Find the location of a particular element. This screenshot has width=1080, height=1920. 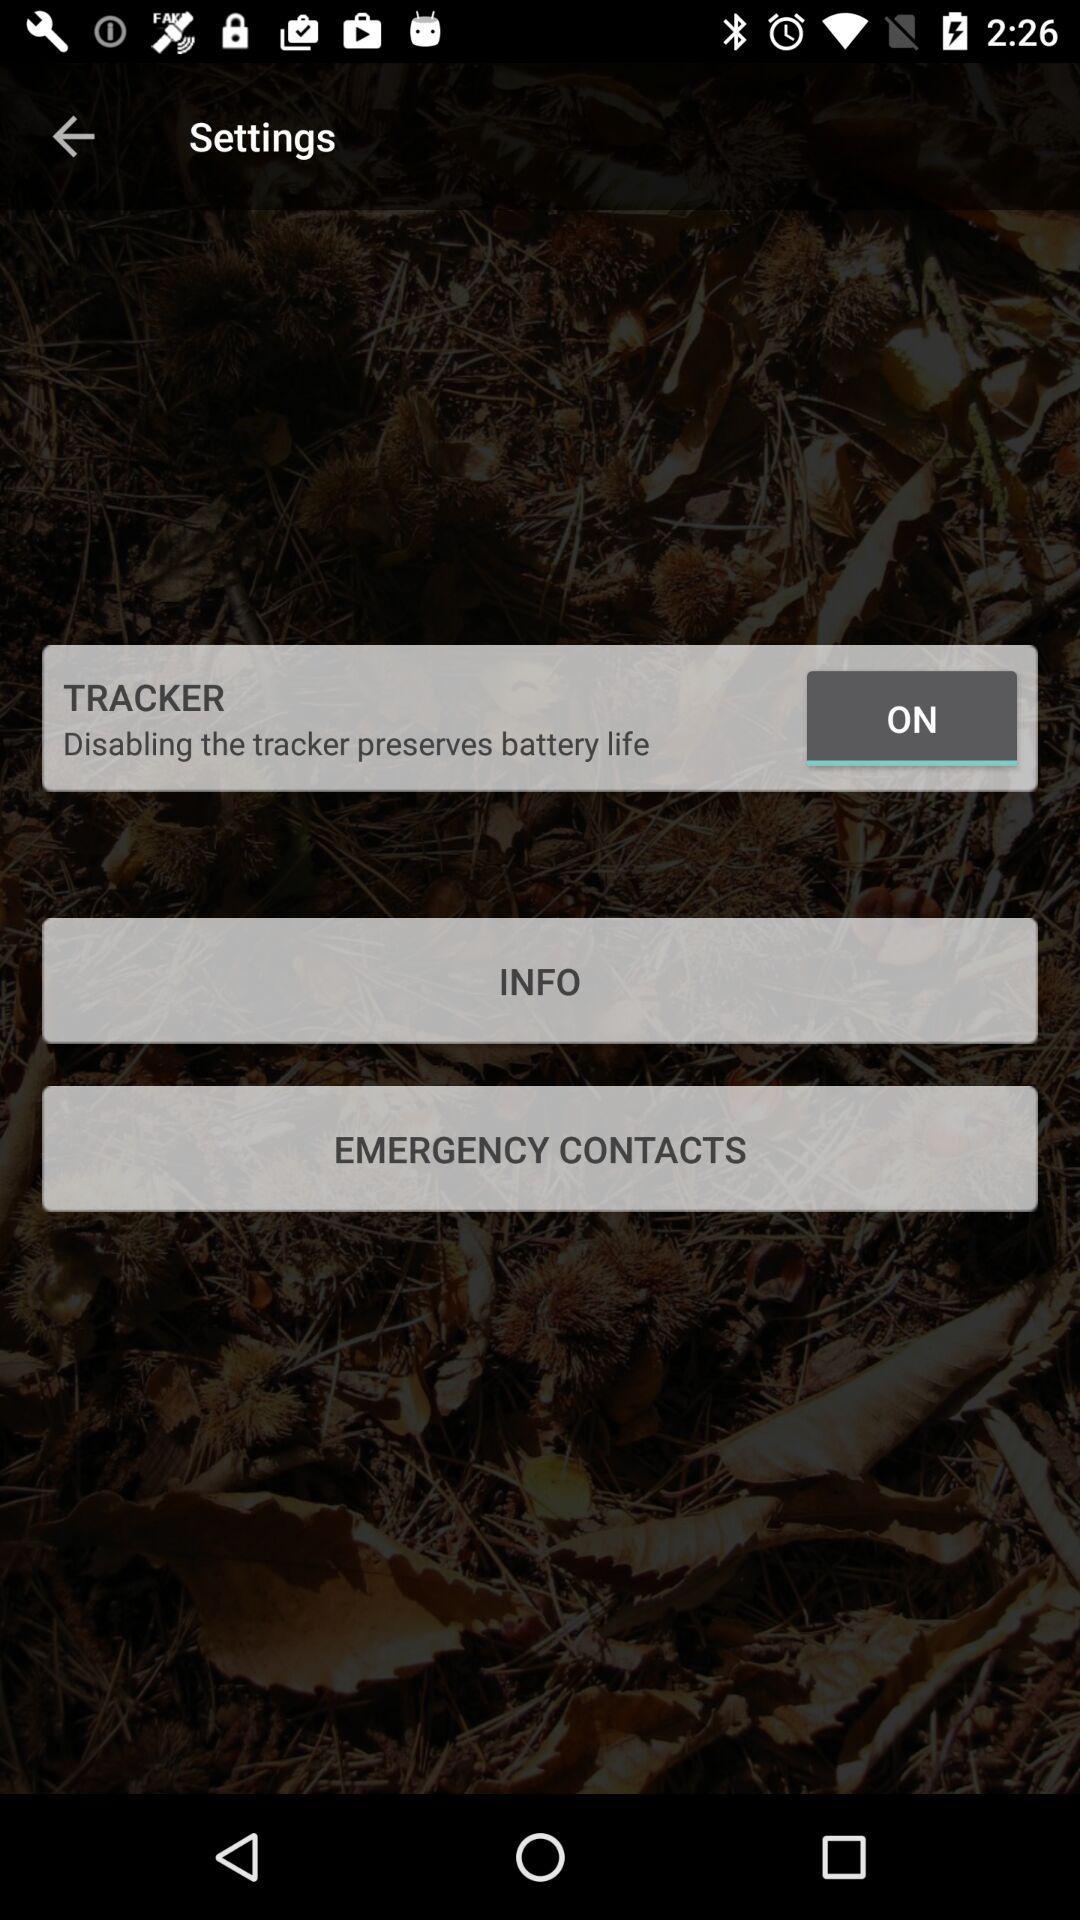

item next to settings icon is located at coordinates (72, 135).